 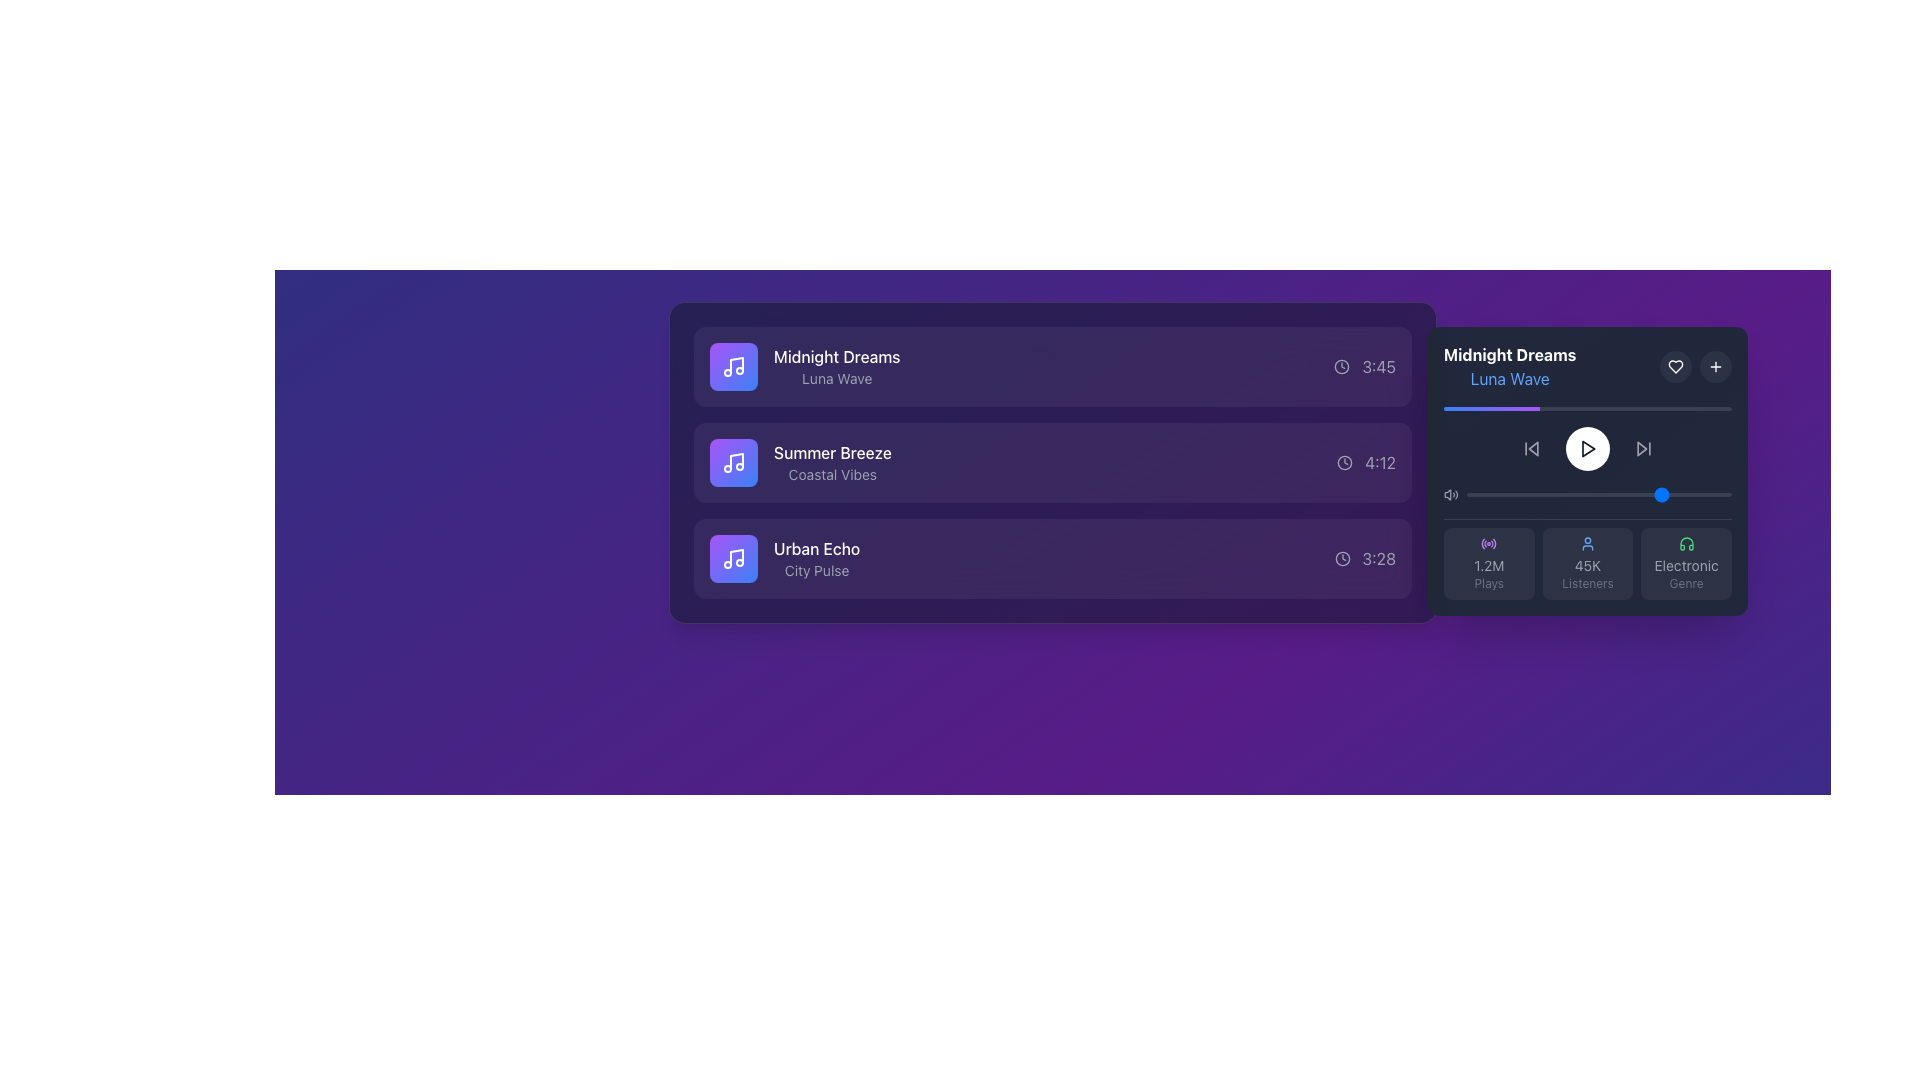 I want to click on the small clock icon located to the left of the '4:12' time text in the second row of the media list for the track 'Summer Breeze', so click(x=1345, y=462).